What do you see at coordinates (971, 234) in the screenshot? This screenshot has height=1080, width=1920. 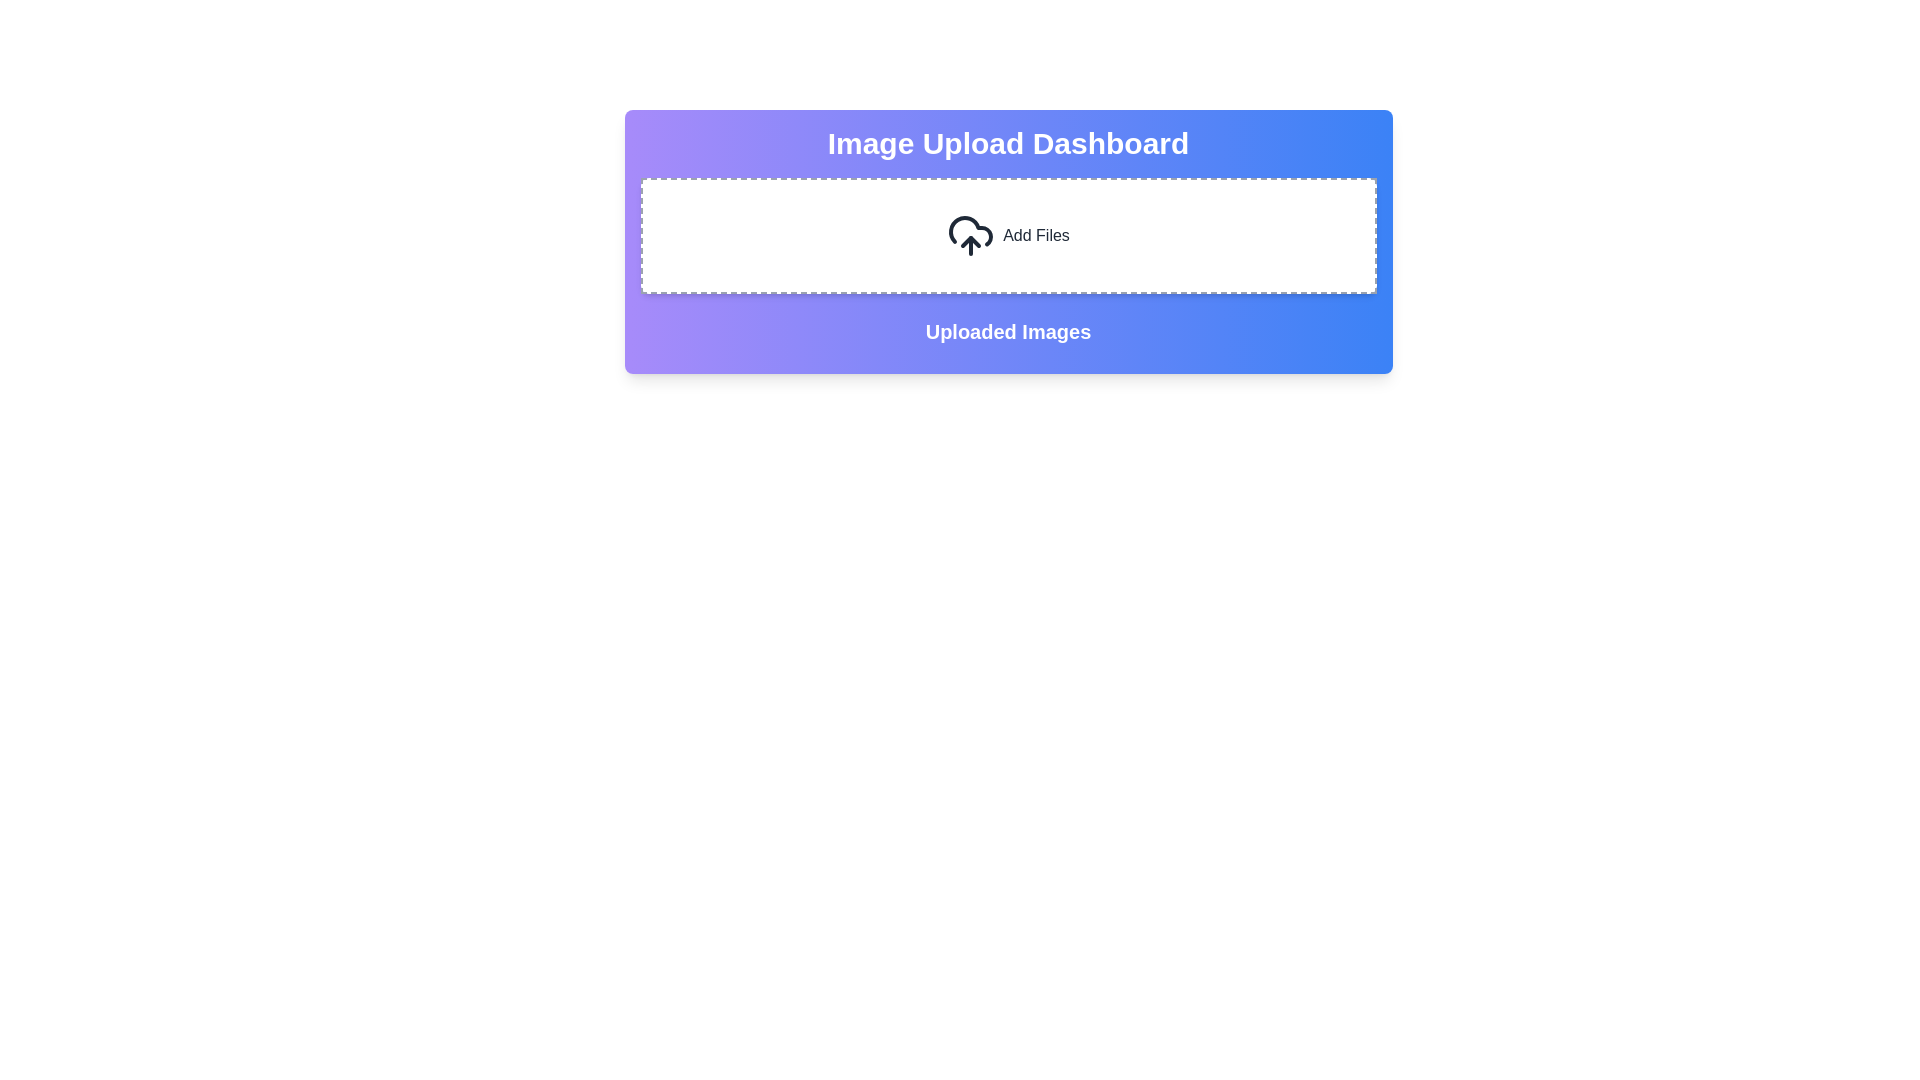 I see `the cloud icon with an upward arrow, which symbolizes uploading, located near the 'Add Files' text` at bounding box center [971, 234].